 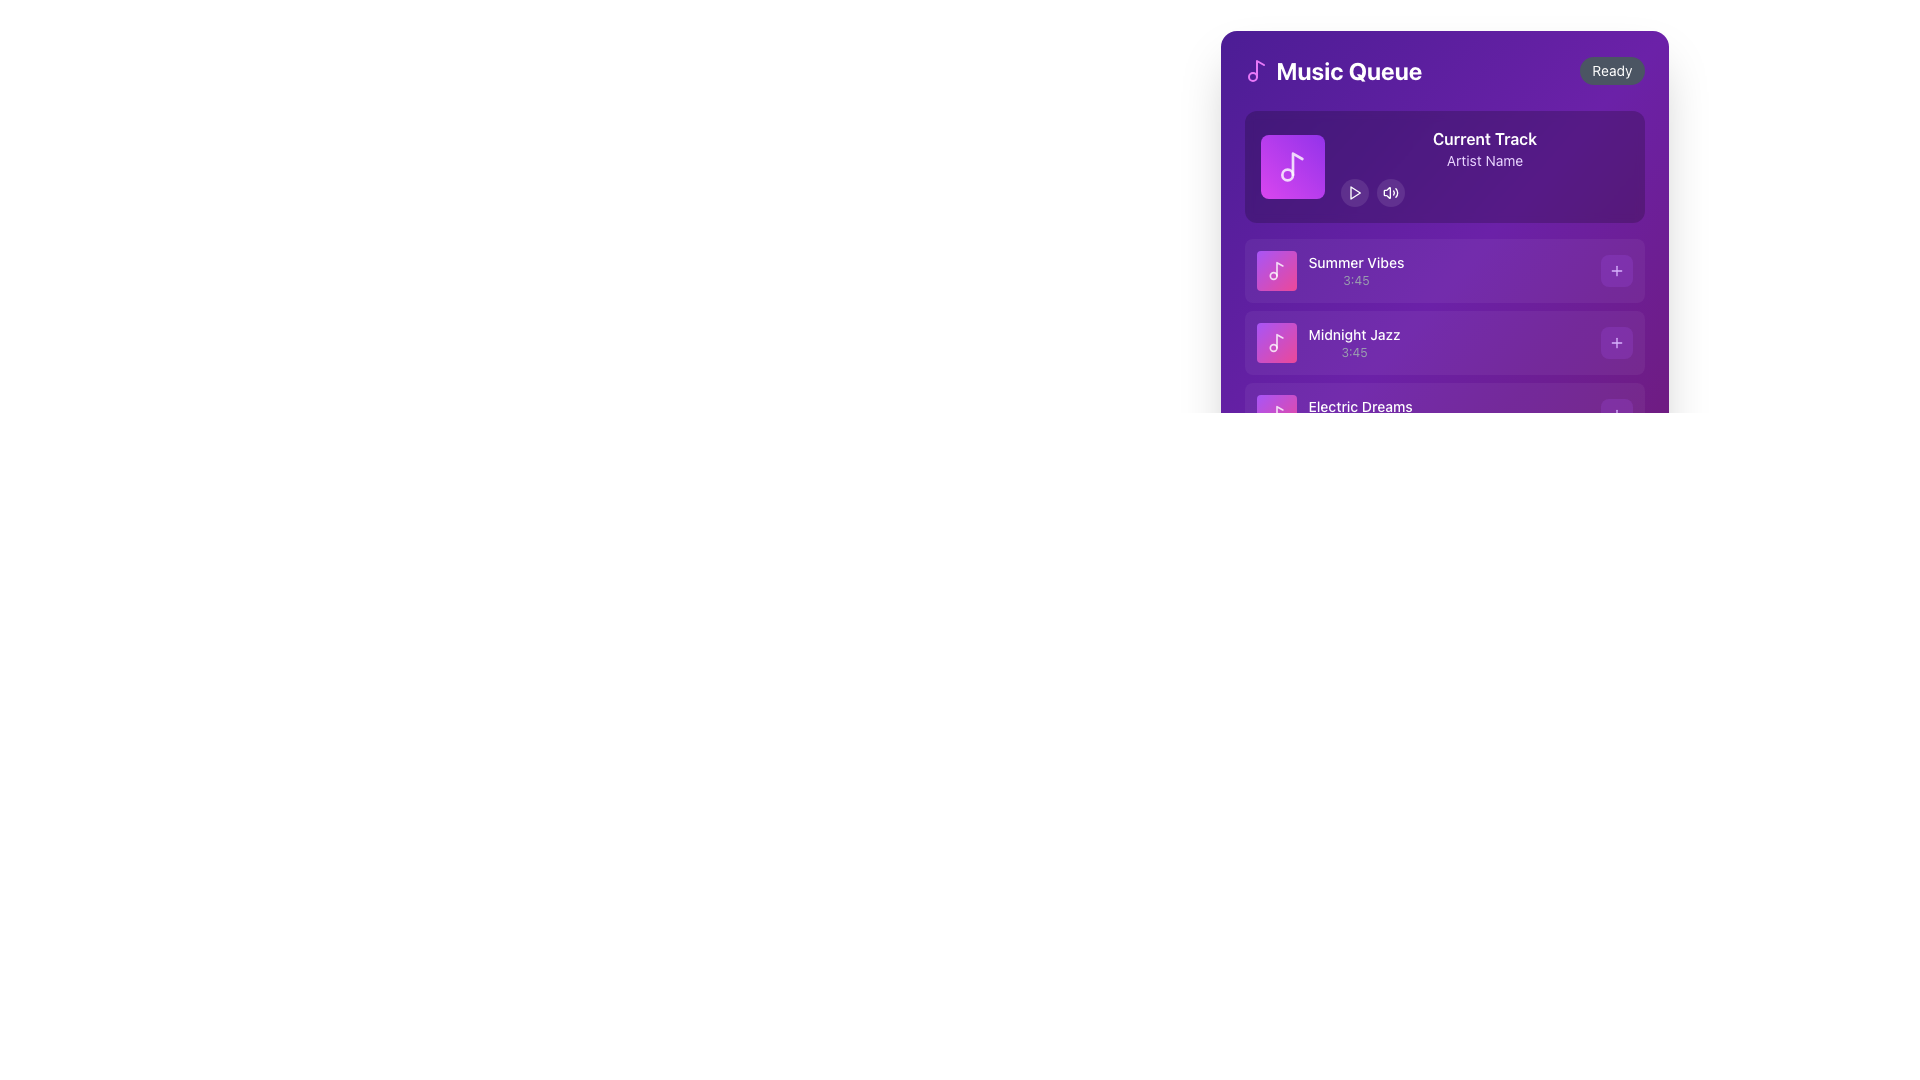 What do you see at coordinates (1353, 342) in the screenshot?
I see `the Text Block displaying the song title 'Midnight Jazz' with duration '3:45' in the music queue interface` at bounding box center [1353, 342].